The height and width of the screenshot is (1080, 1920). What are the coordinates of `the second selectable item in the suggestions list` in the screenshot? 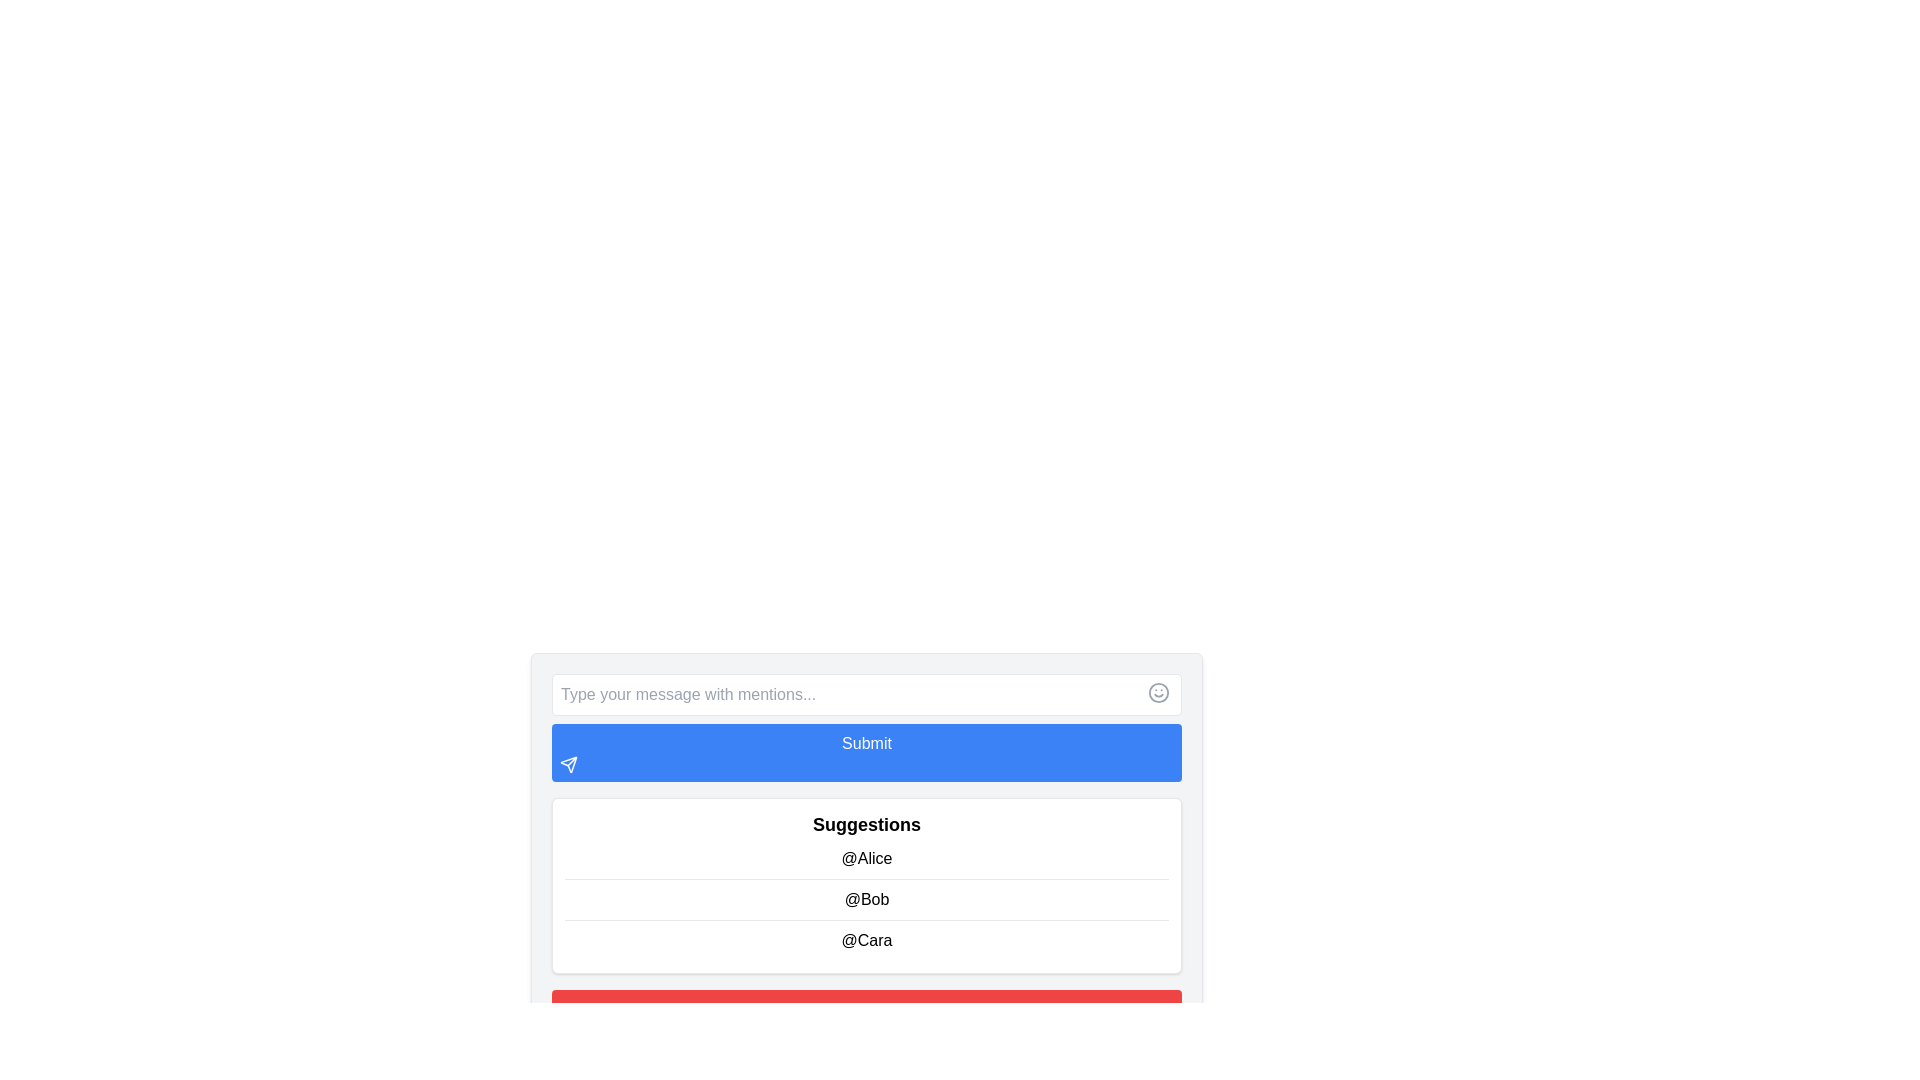 It's located at (867, 897).